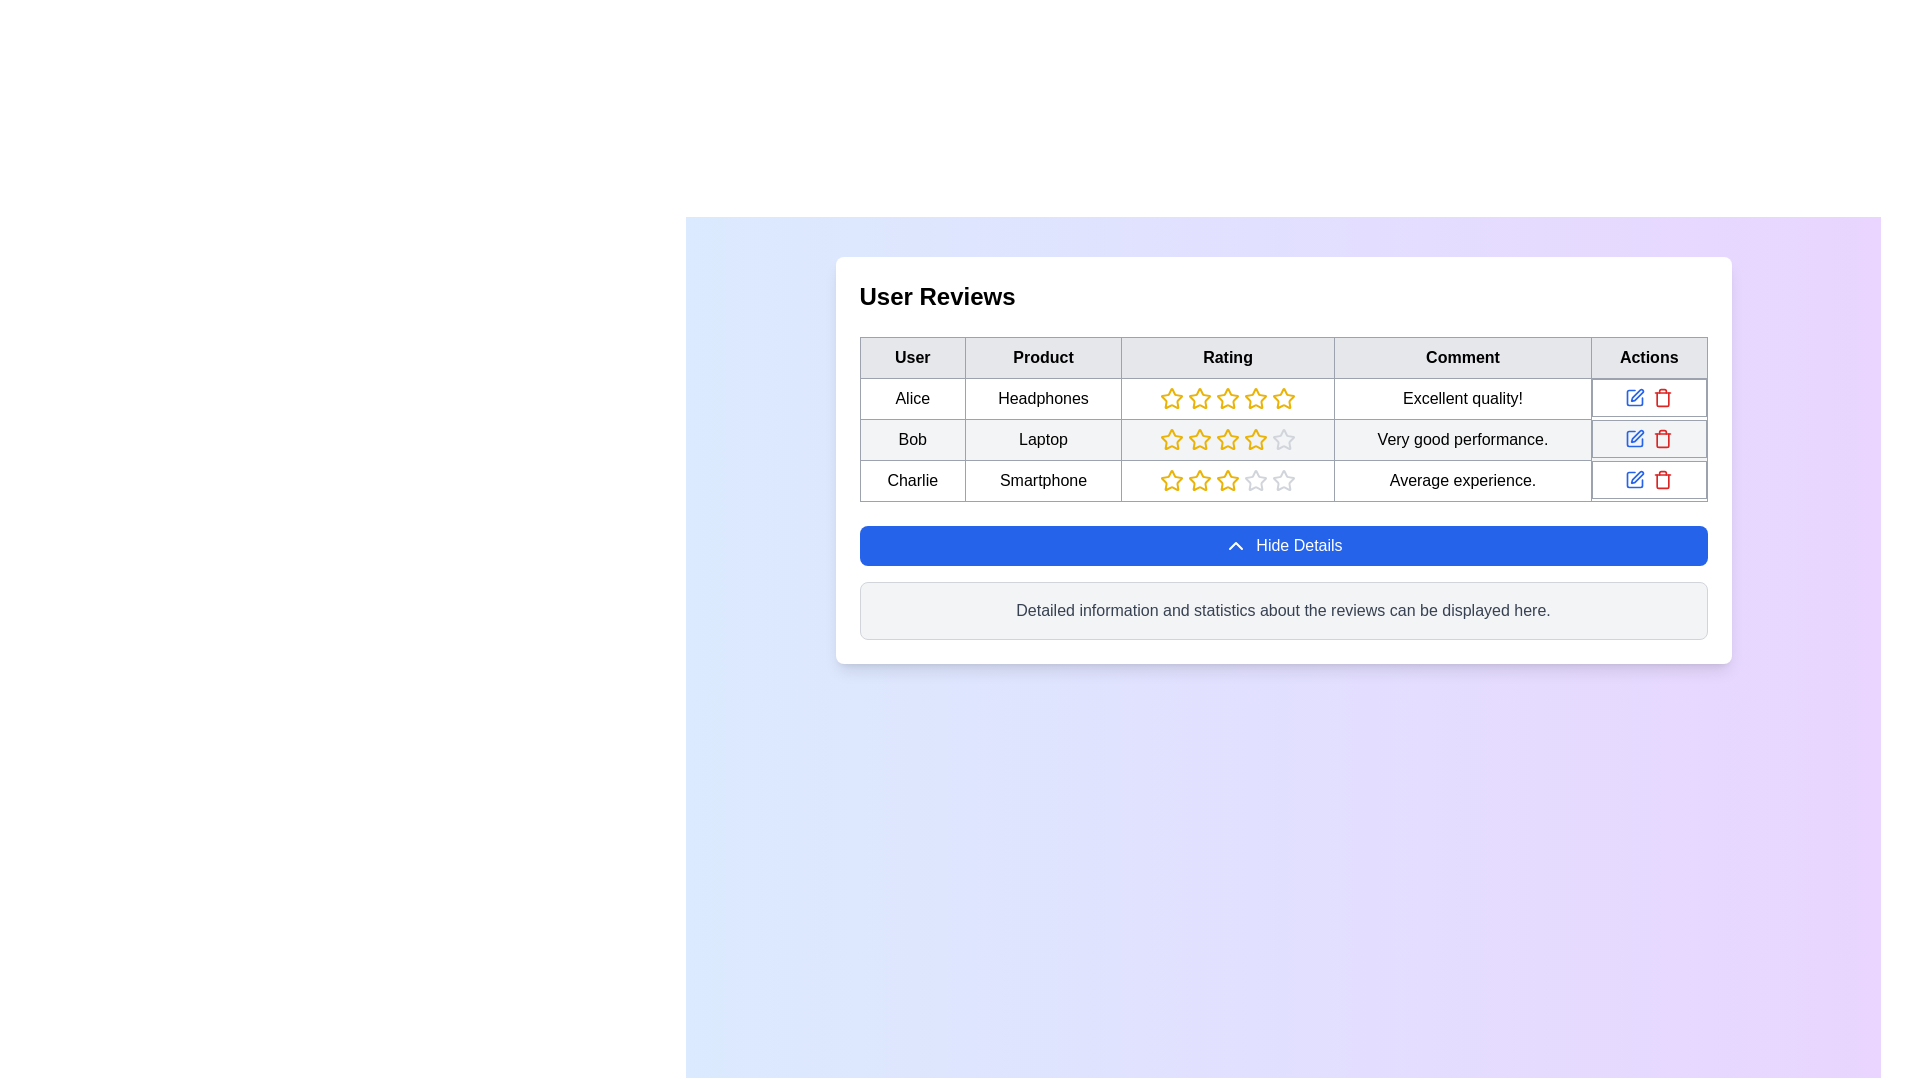  I want to click on the visual rating control in the 'Rating' column of the second row, which displays four yellow stars and one gray star, indicating the rating provided, so click(1283, 438).